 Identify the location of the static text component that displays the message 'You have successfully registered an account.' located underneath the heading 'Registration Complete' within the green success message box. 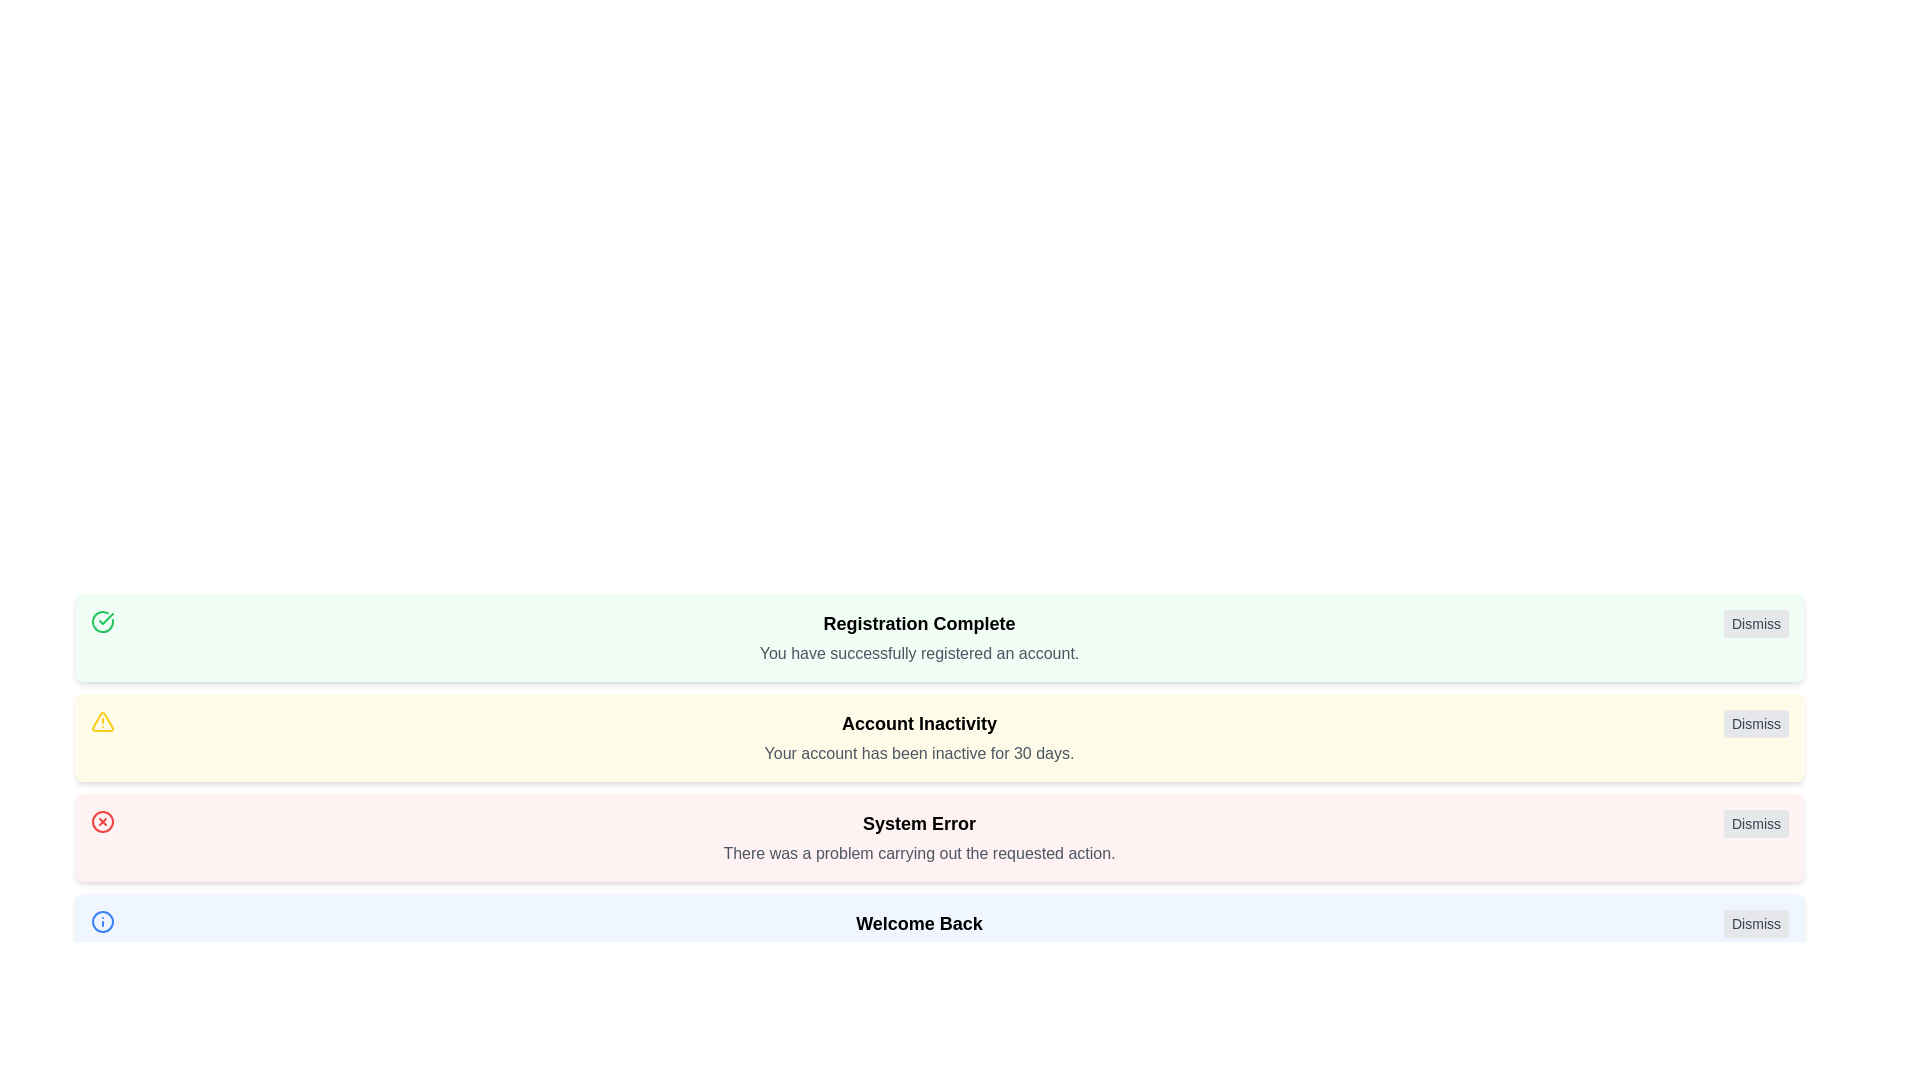
(918, 654).